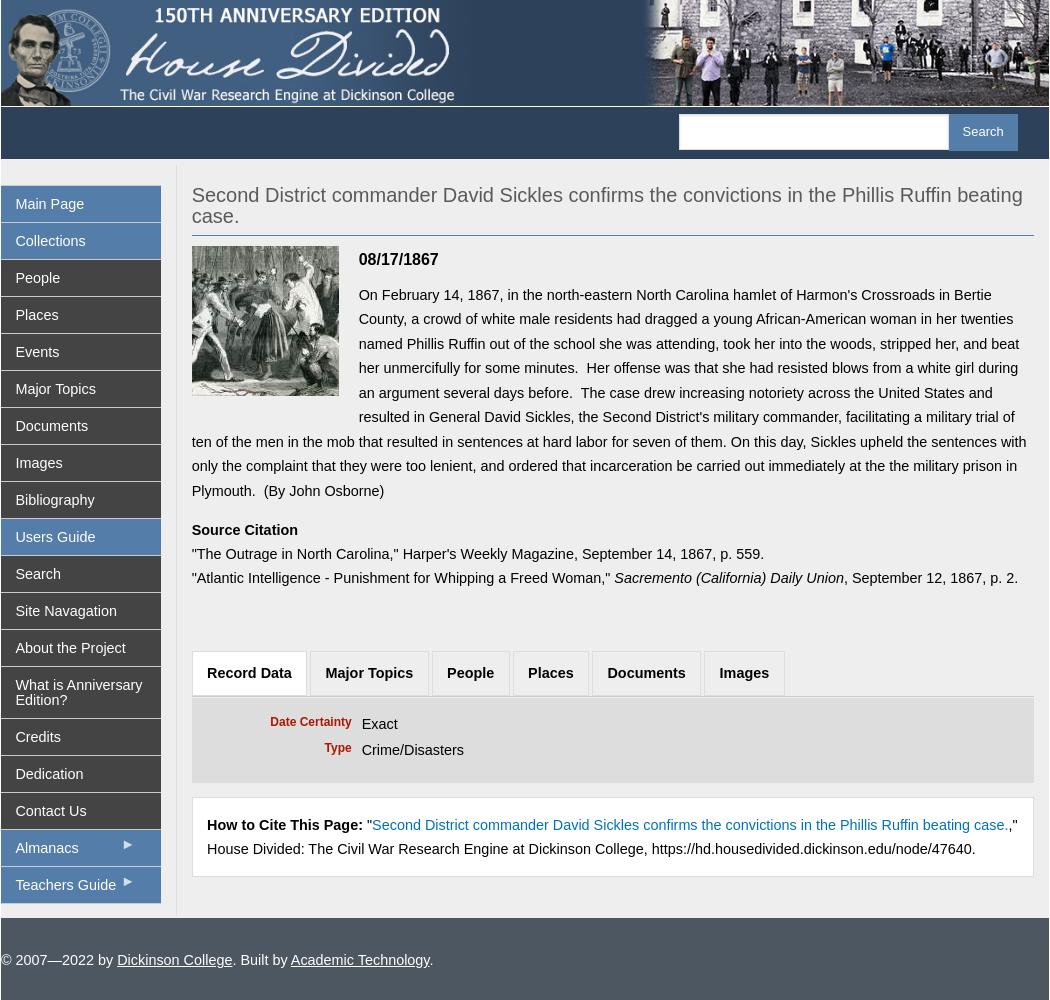 Image resolution: width=1050 pixels, height=1000 pixels. I want to click on '. Built by', so click(261, 959).